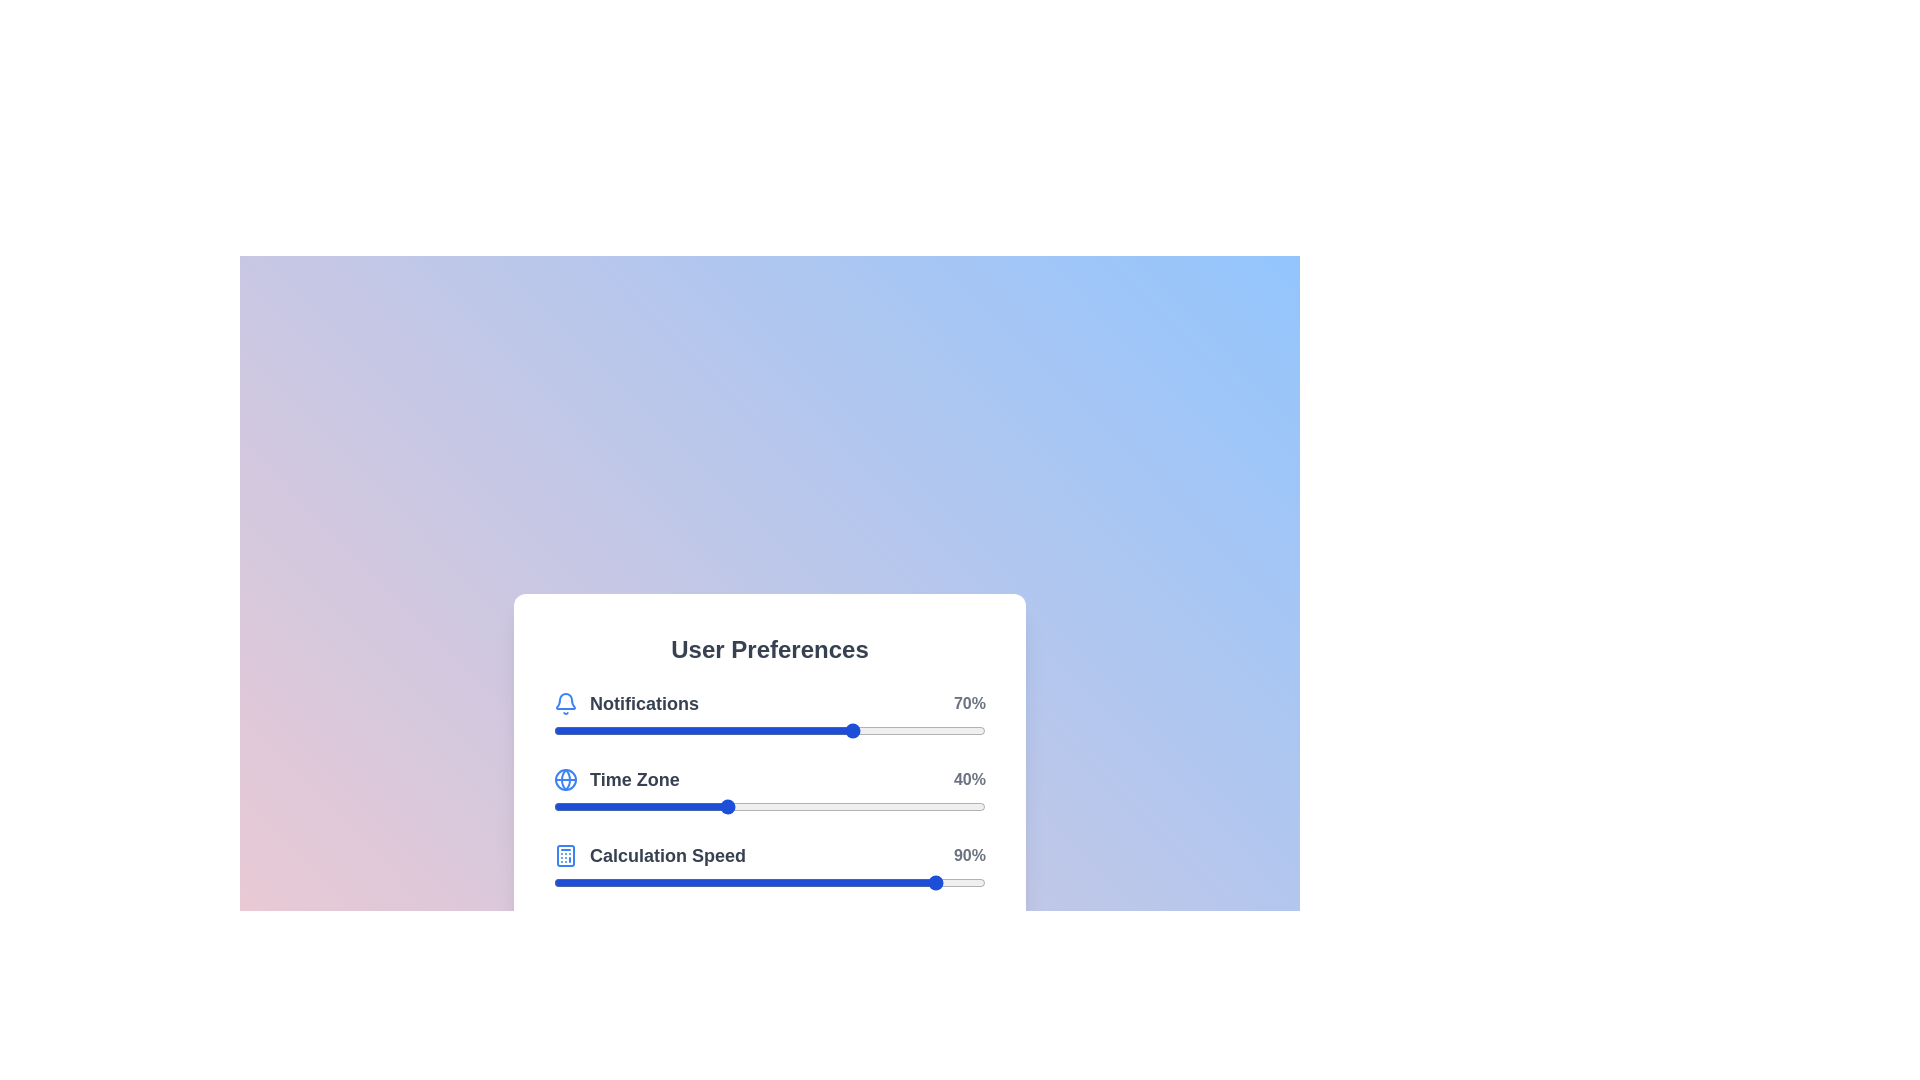 This screenshot has height=1080, width=1920. Describe the element at coordinates (734, 805) in the screenshot. I see `the 'Time Zone' slider to 42% by dragging the slider to the corresponding position` at that location.